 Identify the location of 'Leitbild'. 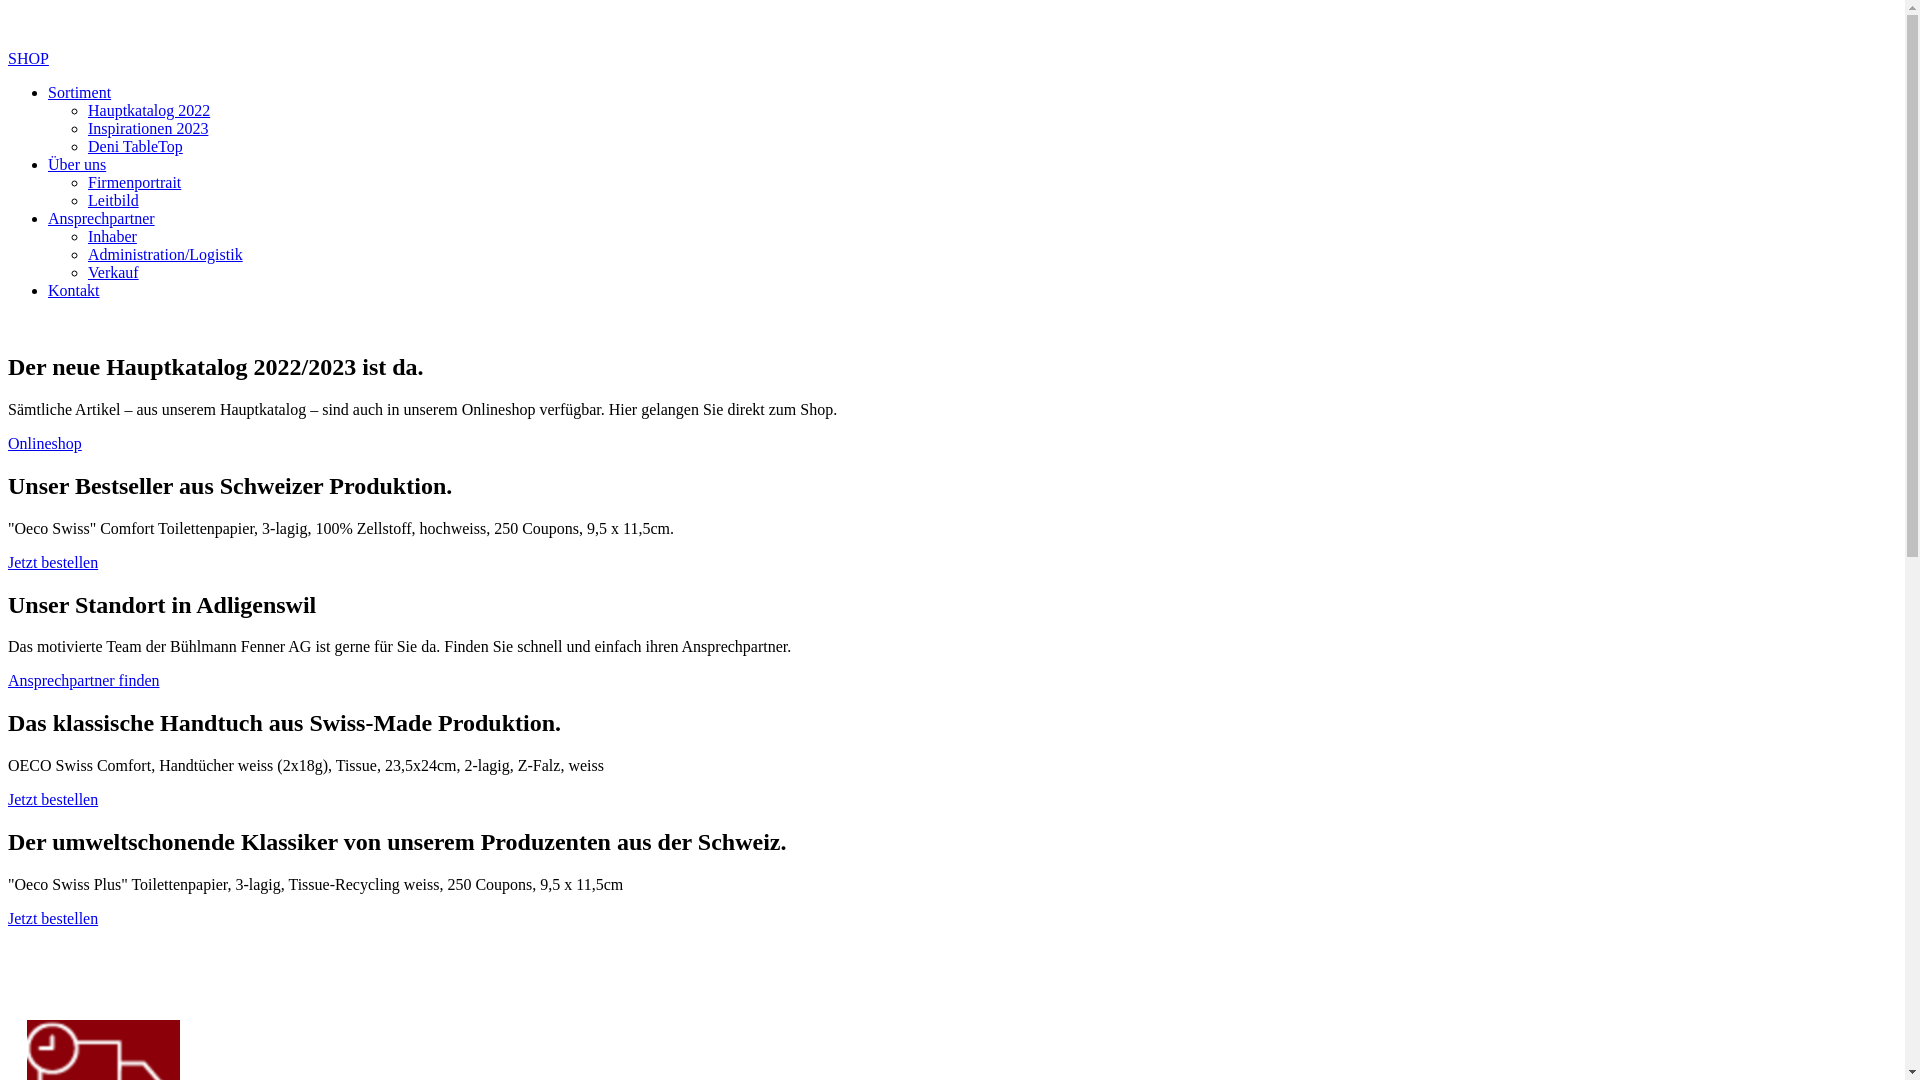
(112, 200).